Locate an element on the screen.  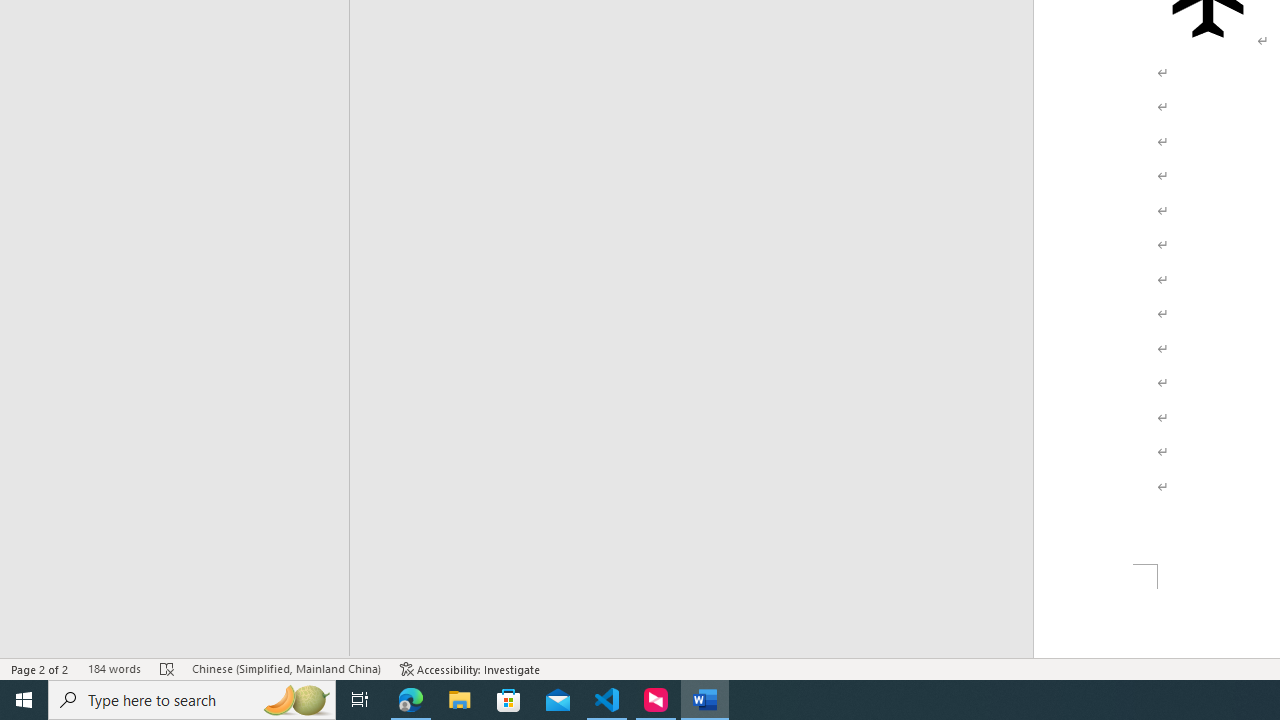
'Microsoft Edge - 1 running window' is located at coordinates (410, 698).